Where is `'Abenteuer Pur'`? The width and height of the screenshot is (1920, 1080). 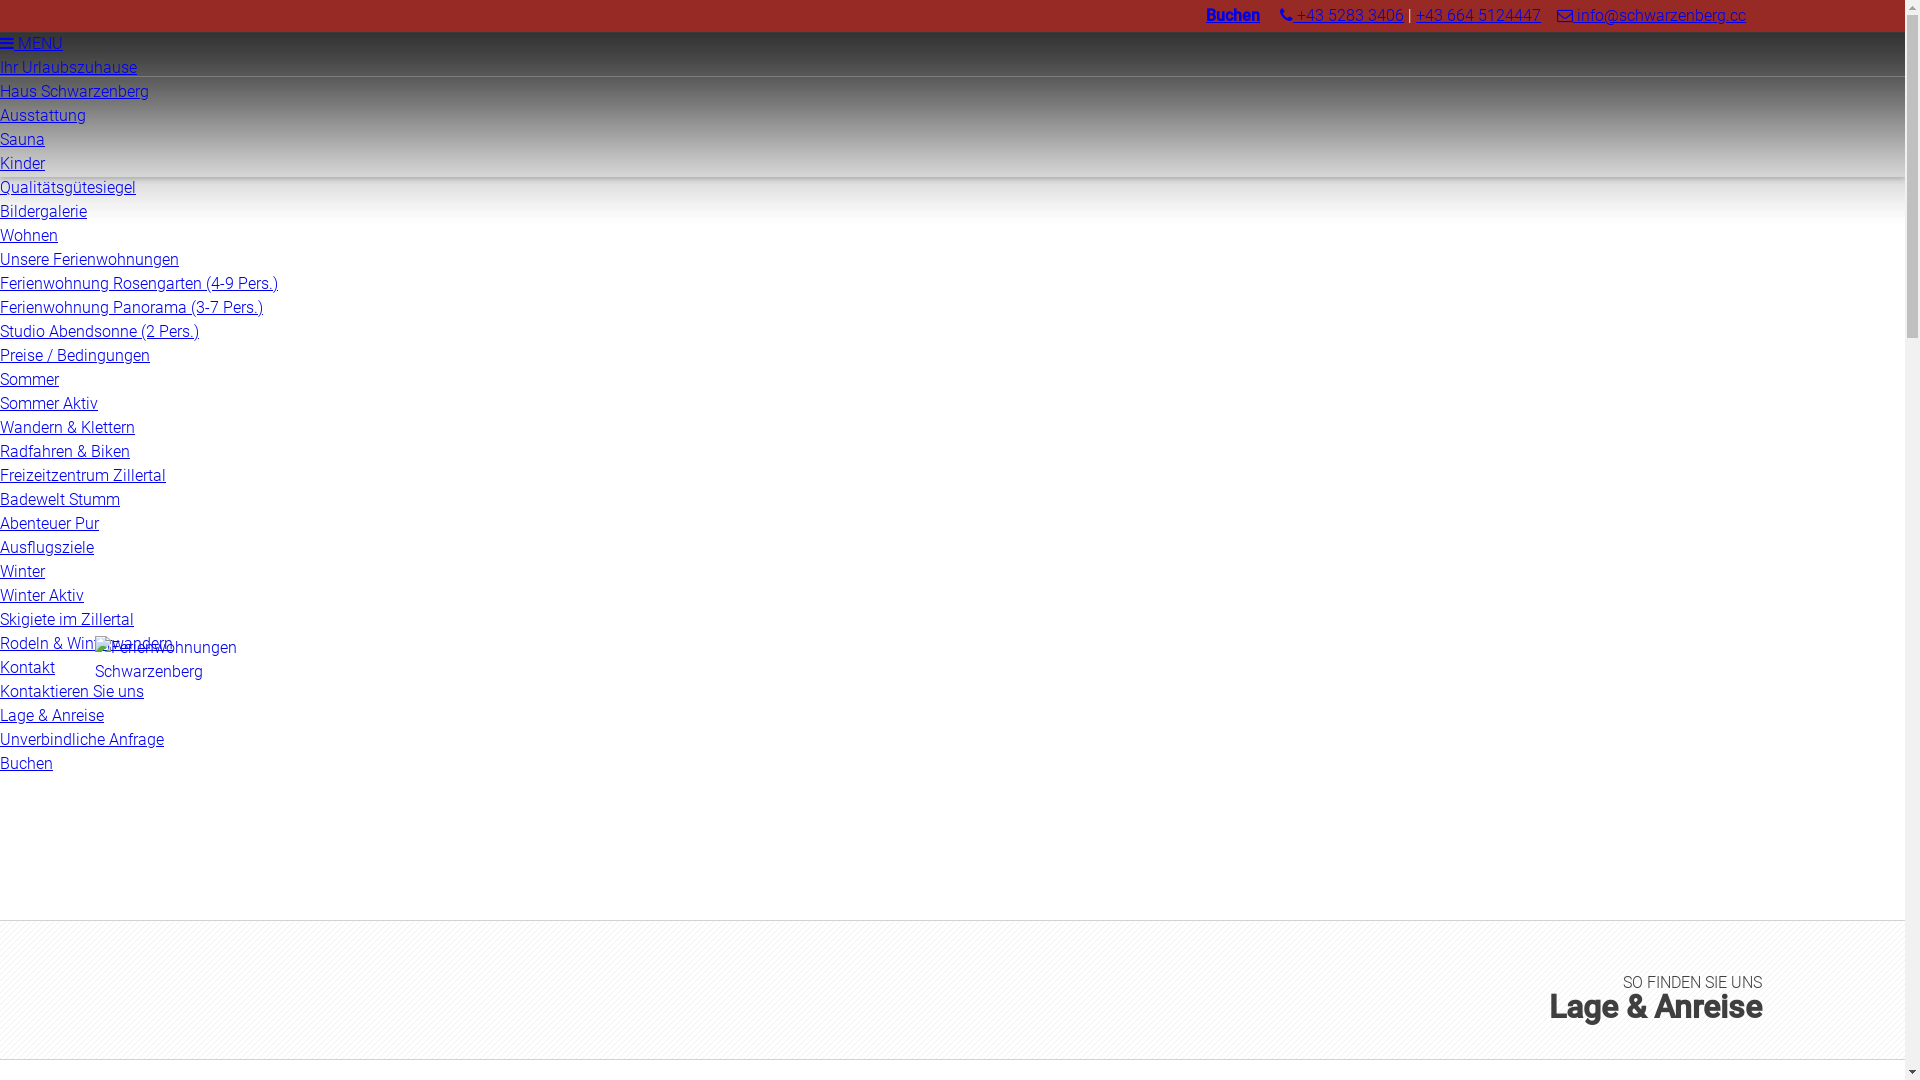 'Abenteuer Pur' is located at coordinates (49, 522).